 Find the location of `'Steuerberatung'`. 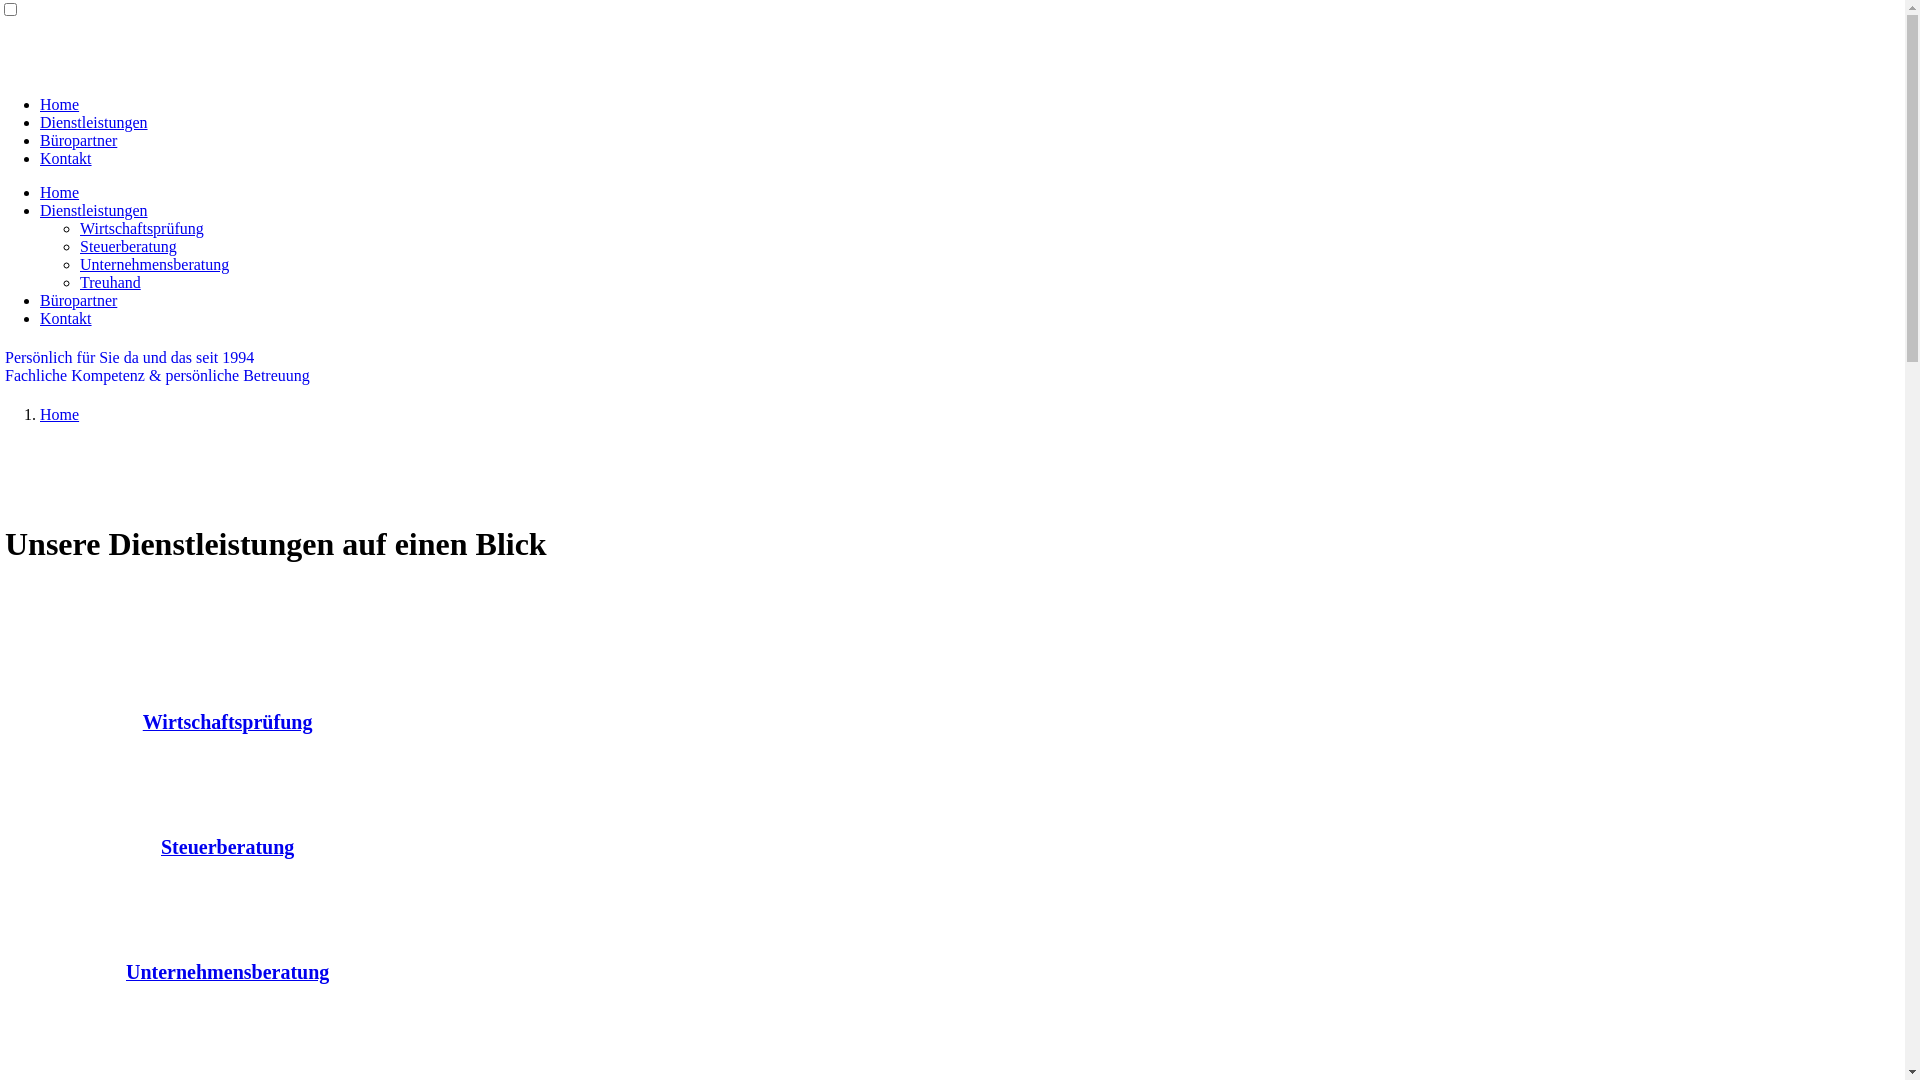

'Steuerberatung' is located at coordinates (80, 245).